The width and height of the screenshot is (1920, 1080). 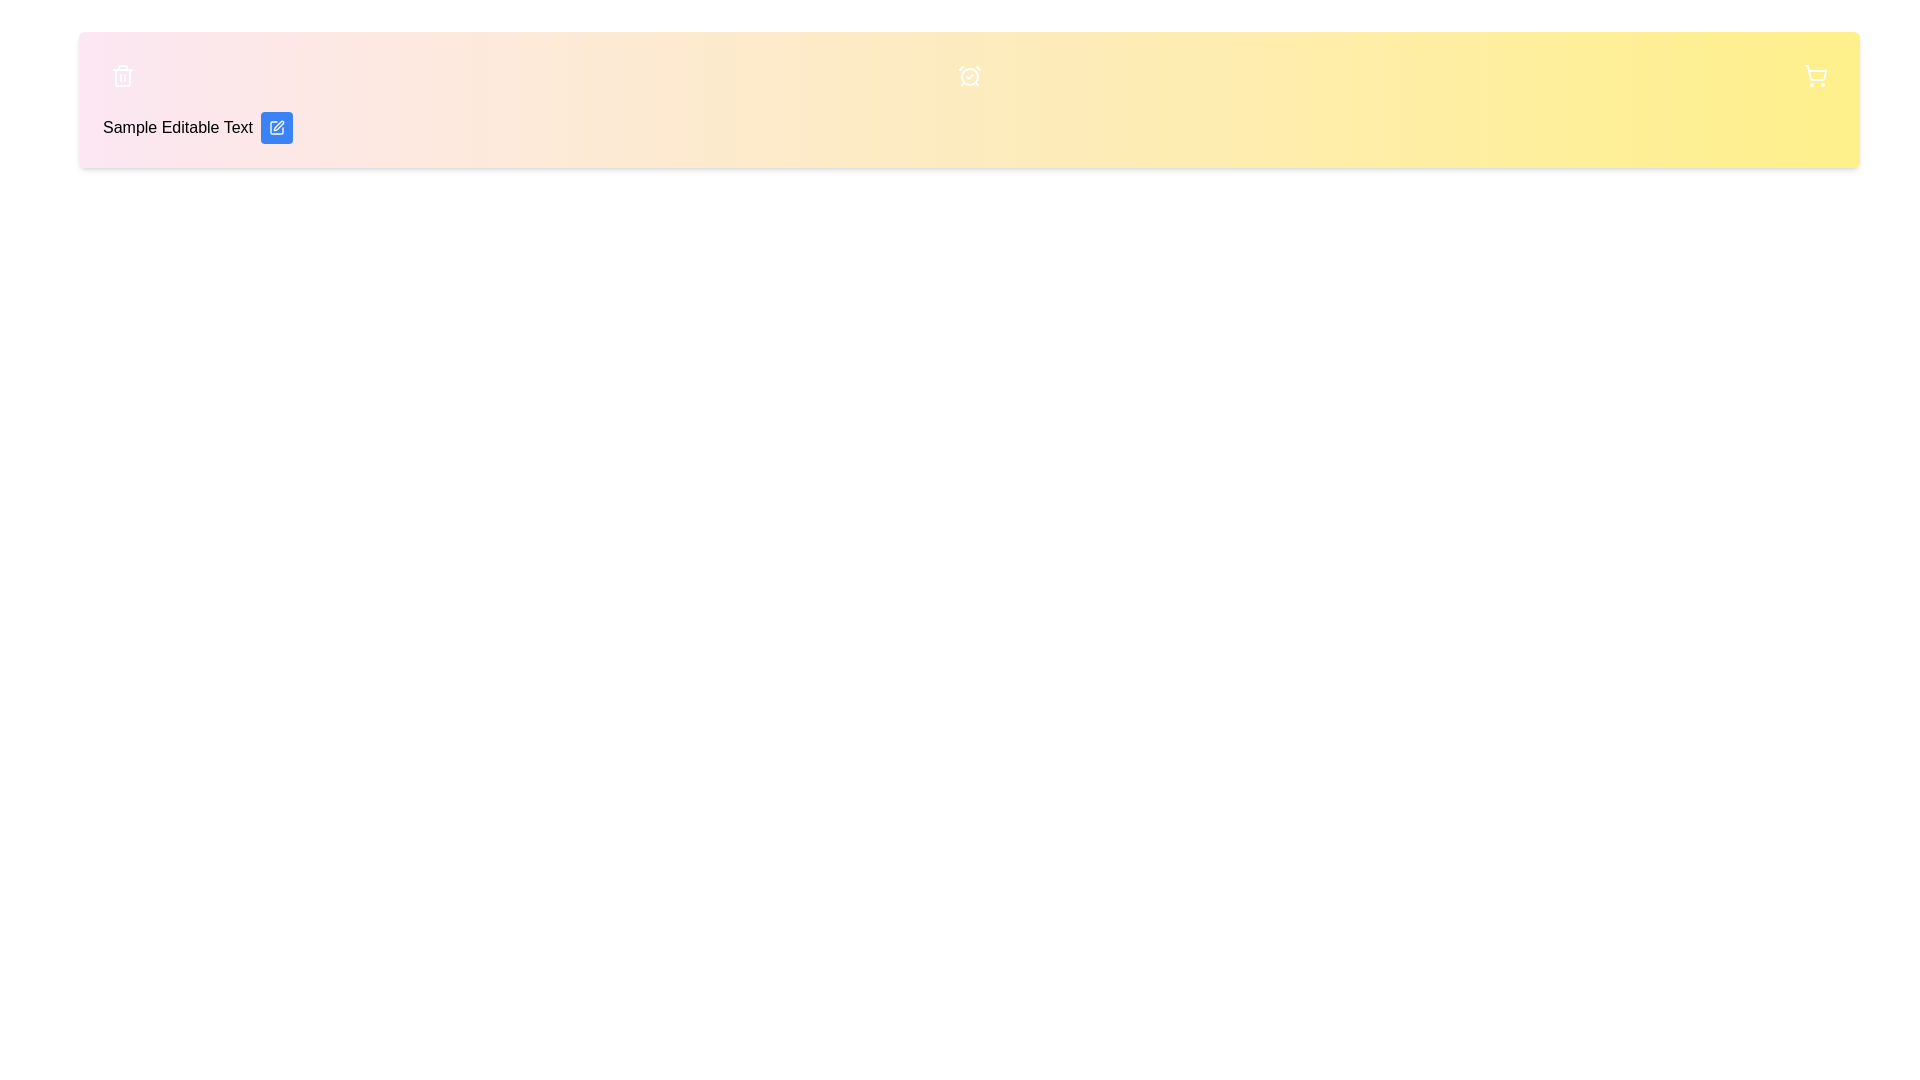 What do you see at coordinates (969, 75) in the screenshot?
I see `the alarm confirmation button located centrally` at bounding box center [969, 75].